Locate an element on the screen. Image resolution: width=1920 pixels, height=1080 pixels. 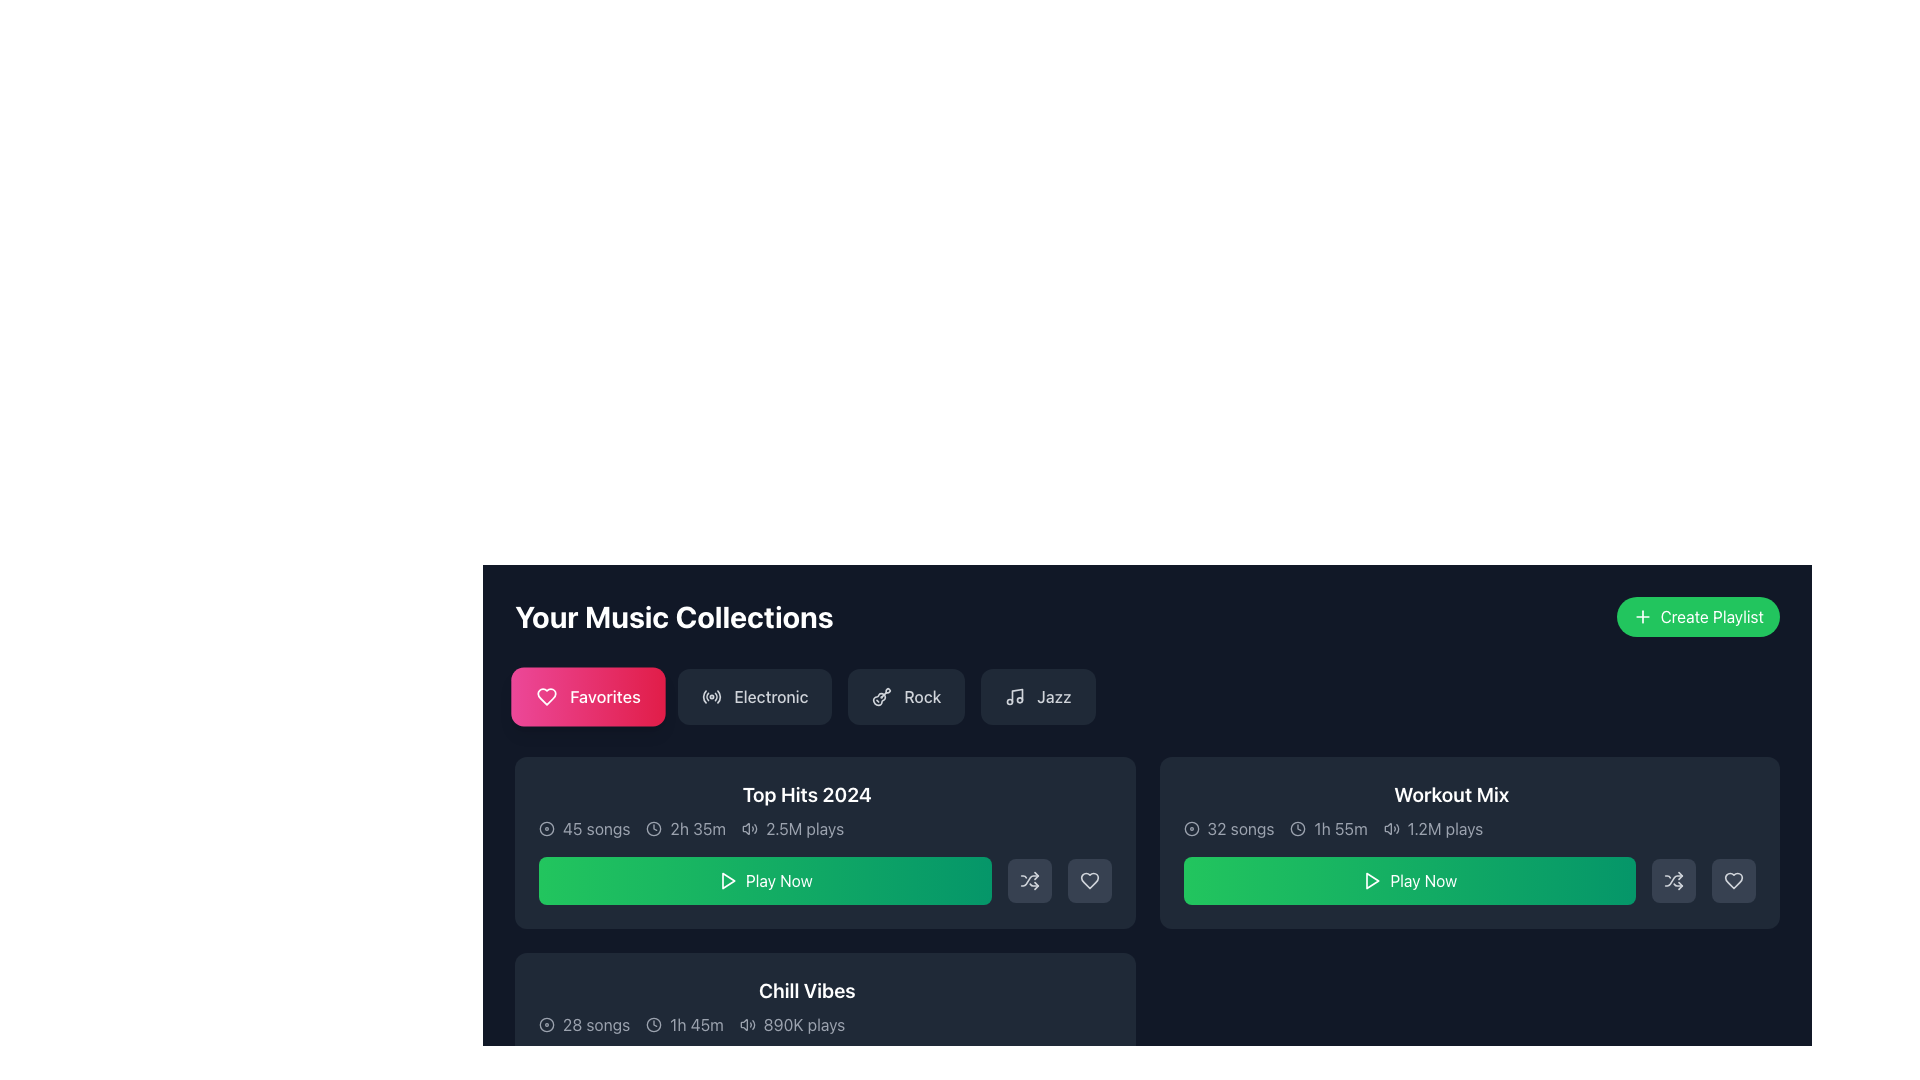
the 'Top Hits 2024' playlist information display element, which includes details such as '45 songs', '2h 35m', and '2.5M plays', located in the middle section of the interface above the green 'Play Now' button is located at coordinates (825, 810).